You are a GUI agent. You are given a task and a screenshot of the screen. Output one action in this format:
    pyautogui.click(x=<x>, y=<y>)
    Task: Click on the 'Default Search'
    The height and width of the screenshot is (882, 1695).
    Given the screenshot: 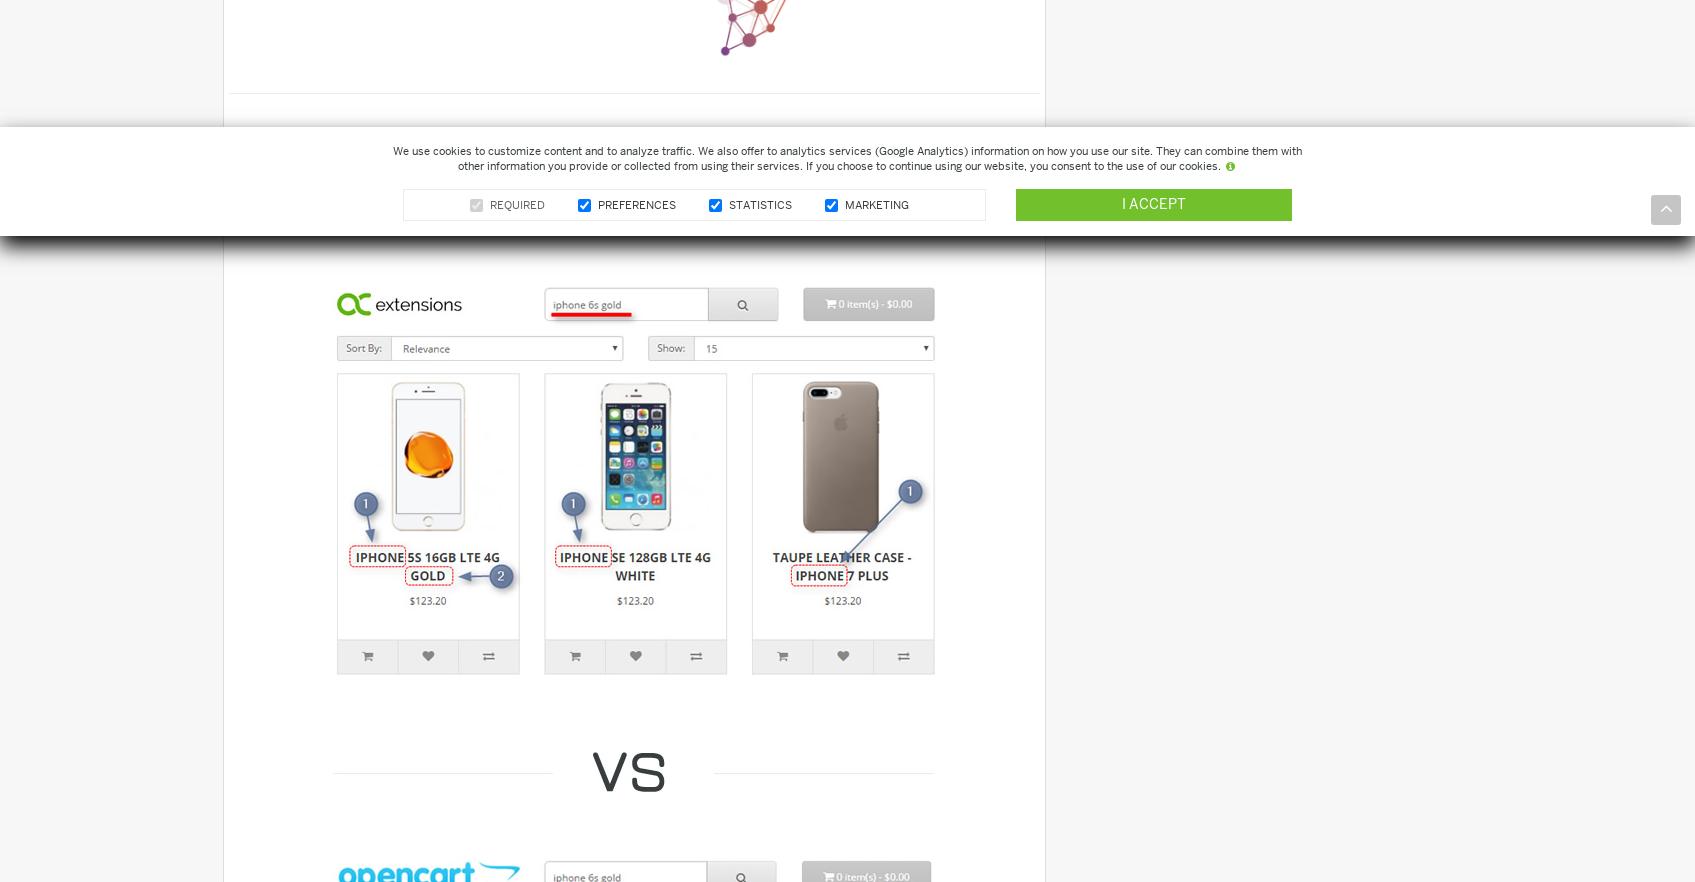 What is the action you would take?
    pyautogui.click(x=735, y=144)
    